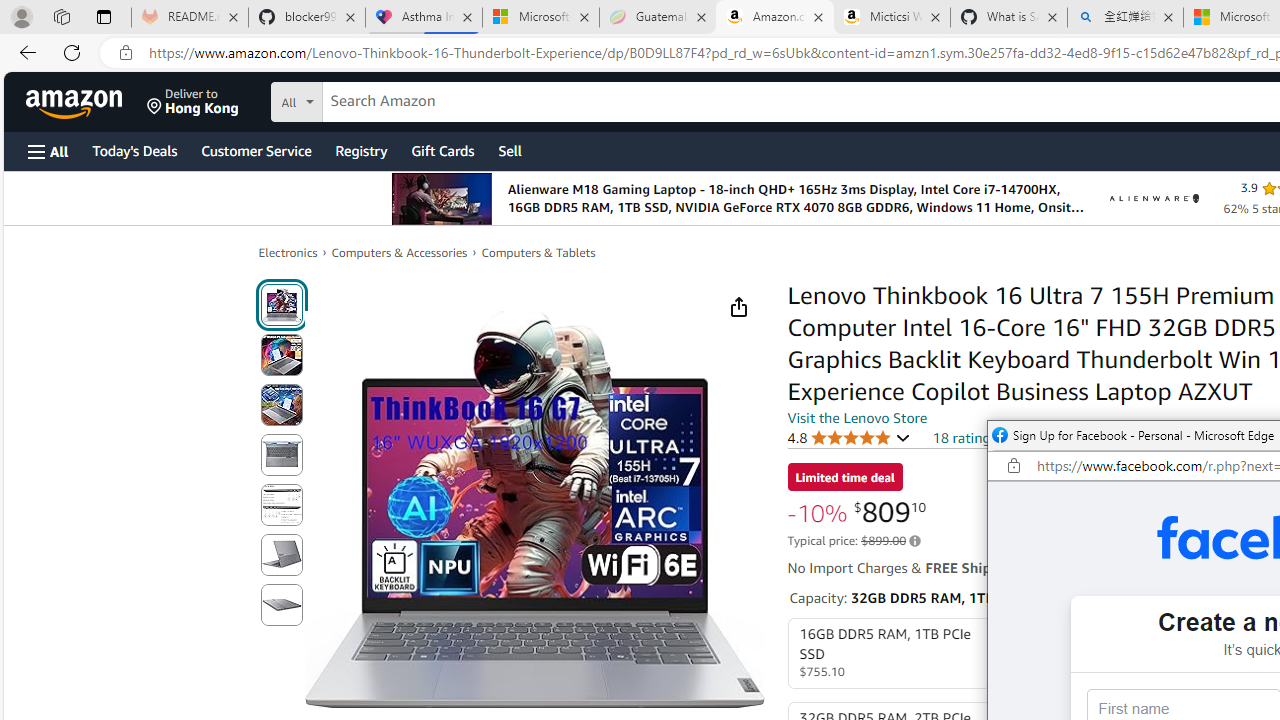 The height and width of the screenshot is (720, 1280). I want to click on 'Deliver to Hong Kong', so click(193, 101).